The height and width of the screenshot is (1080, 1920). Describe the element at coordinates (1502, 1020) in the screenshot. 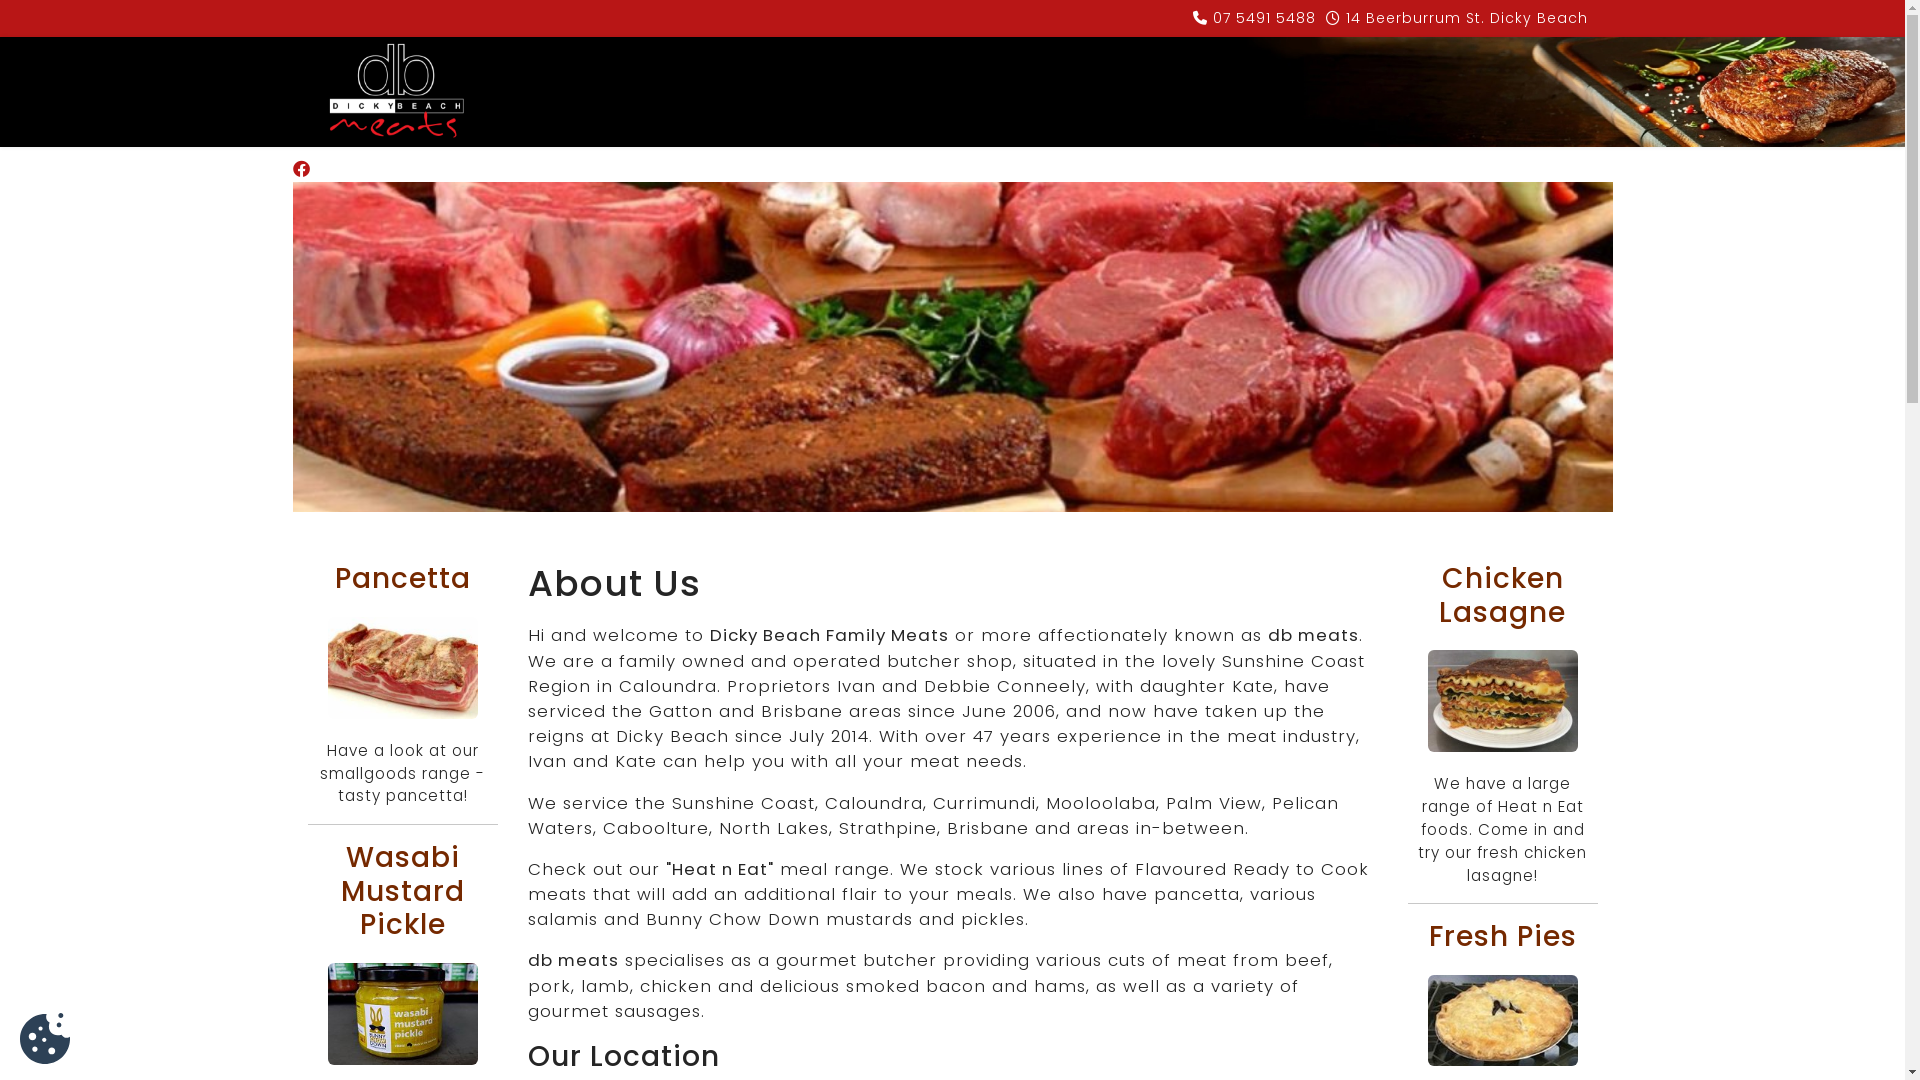

I see `'fresh pies'` at that location.